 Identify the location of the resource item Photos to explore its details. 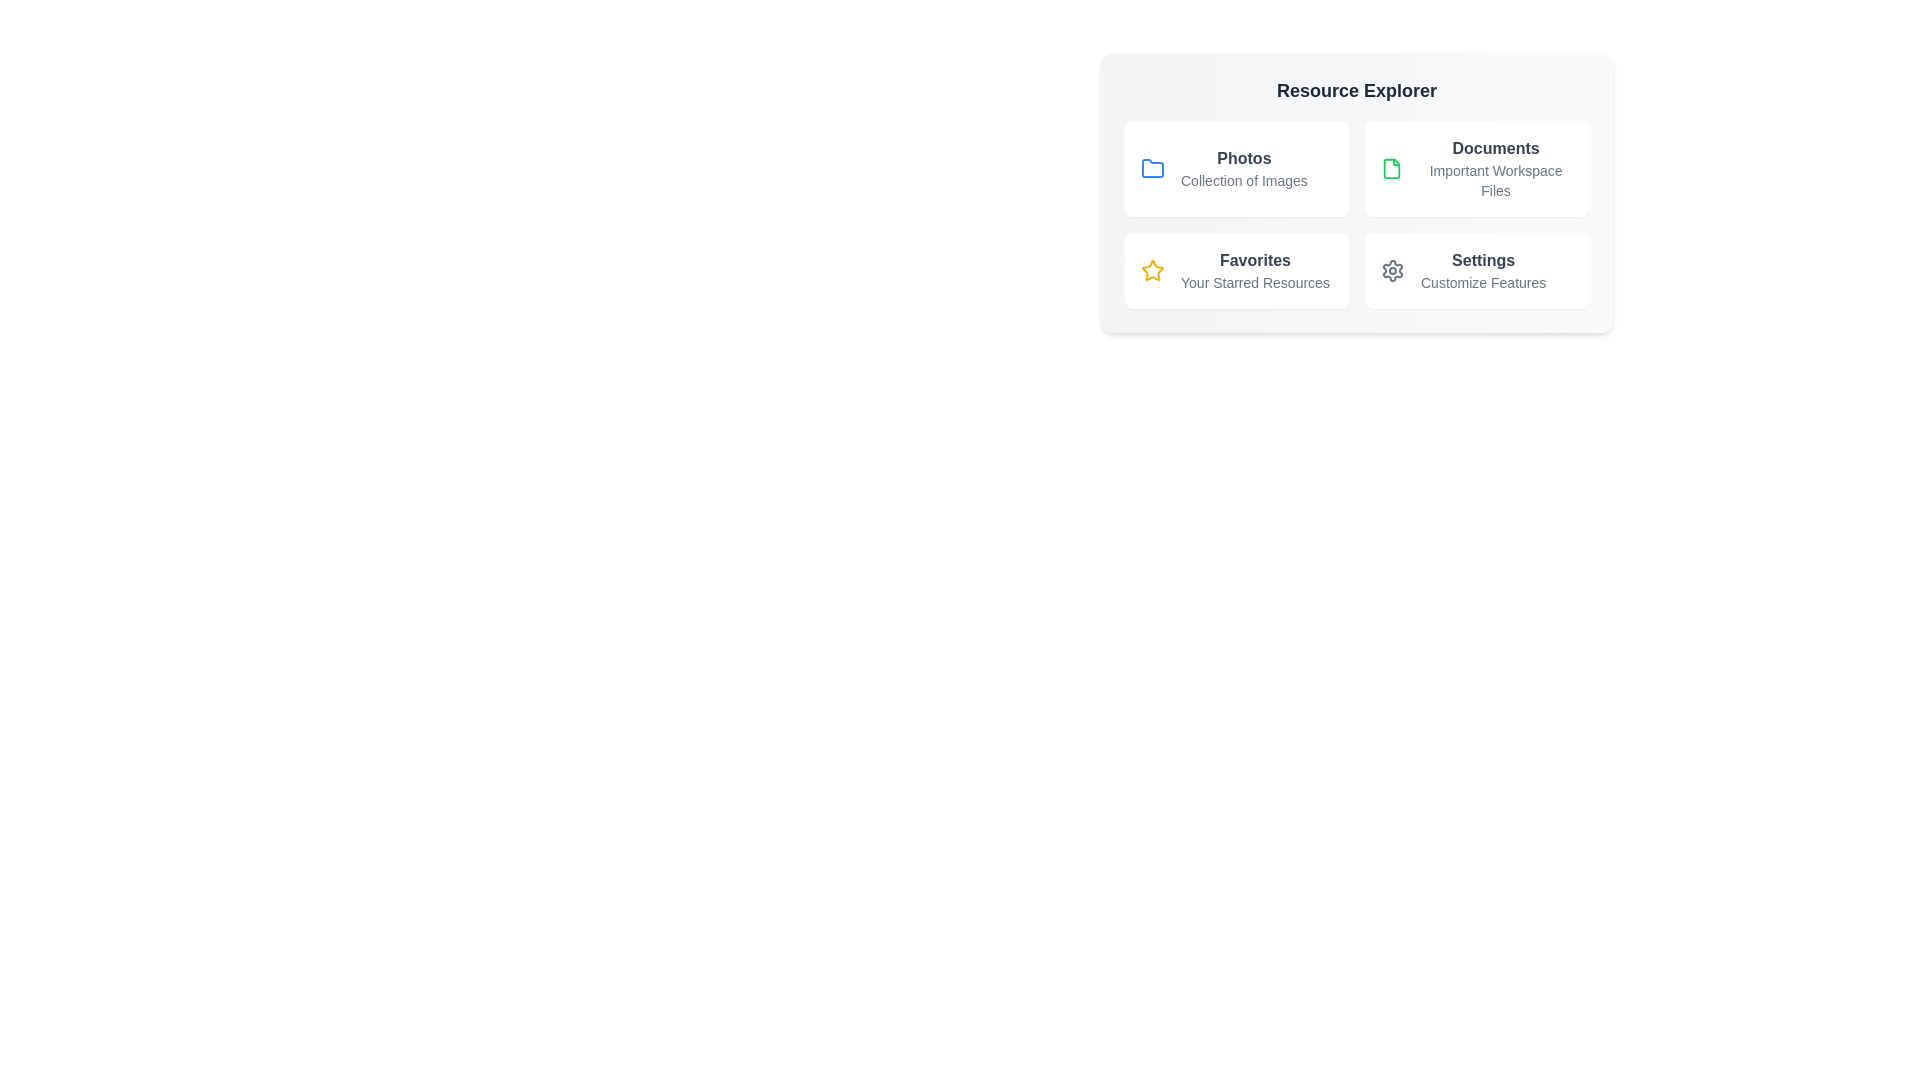
(1236, 168).